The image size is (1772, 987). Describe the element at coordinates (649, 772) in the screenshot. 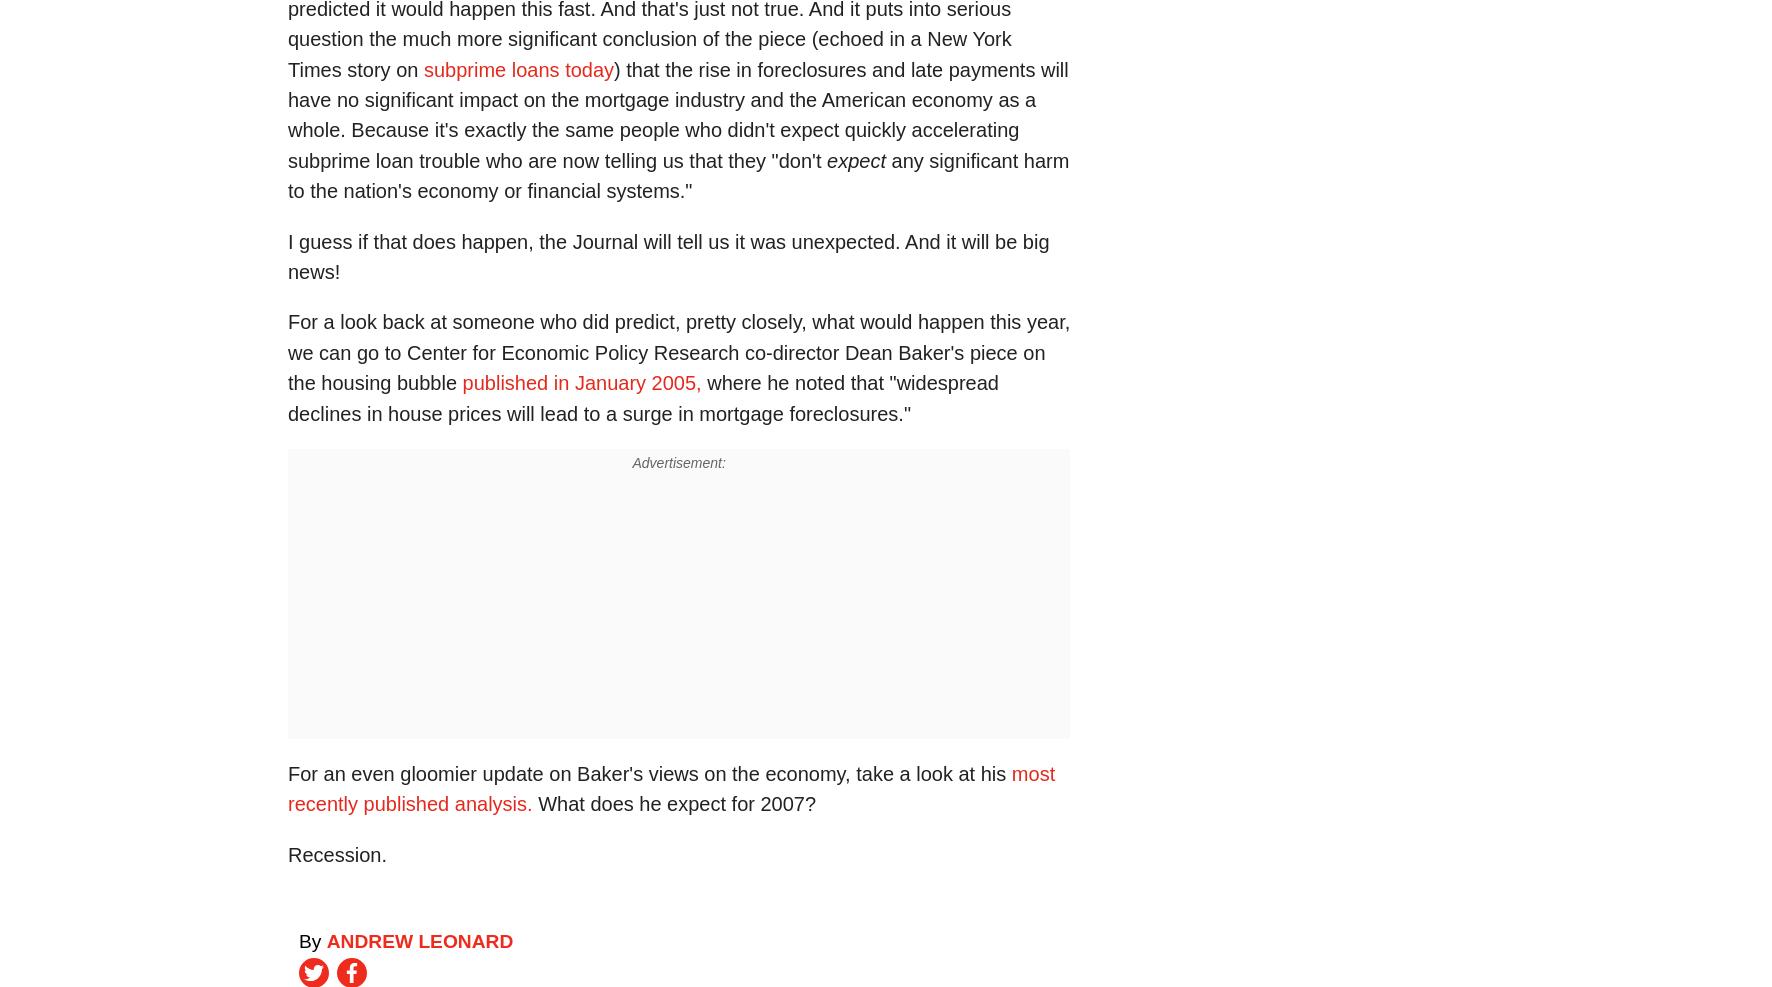

I see `'For an even gloomier update on Baker's views on the economy, take a look at his'` at that location.